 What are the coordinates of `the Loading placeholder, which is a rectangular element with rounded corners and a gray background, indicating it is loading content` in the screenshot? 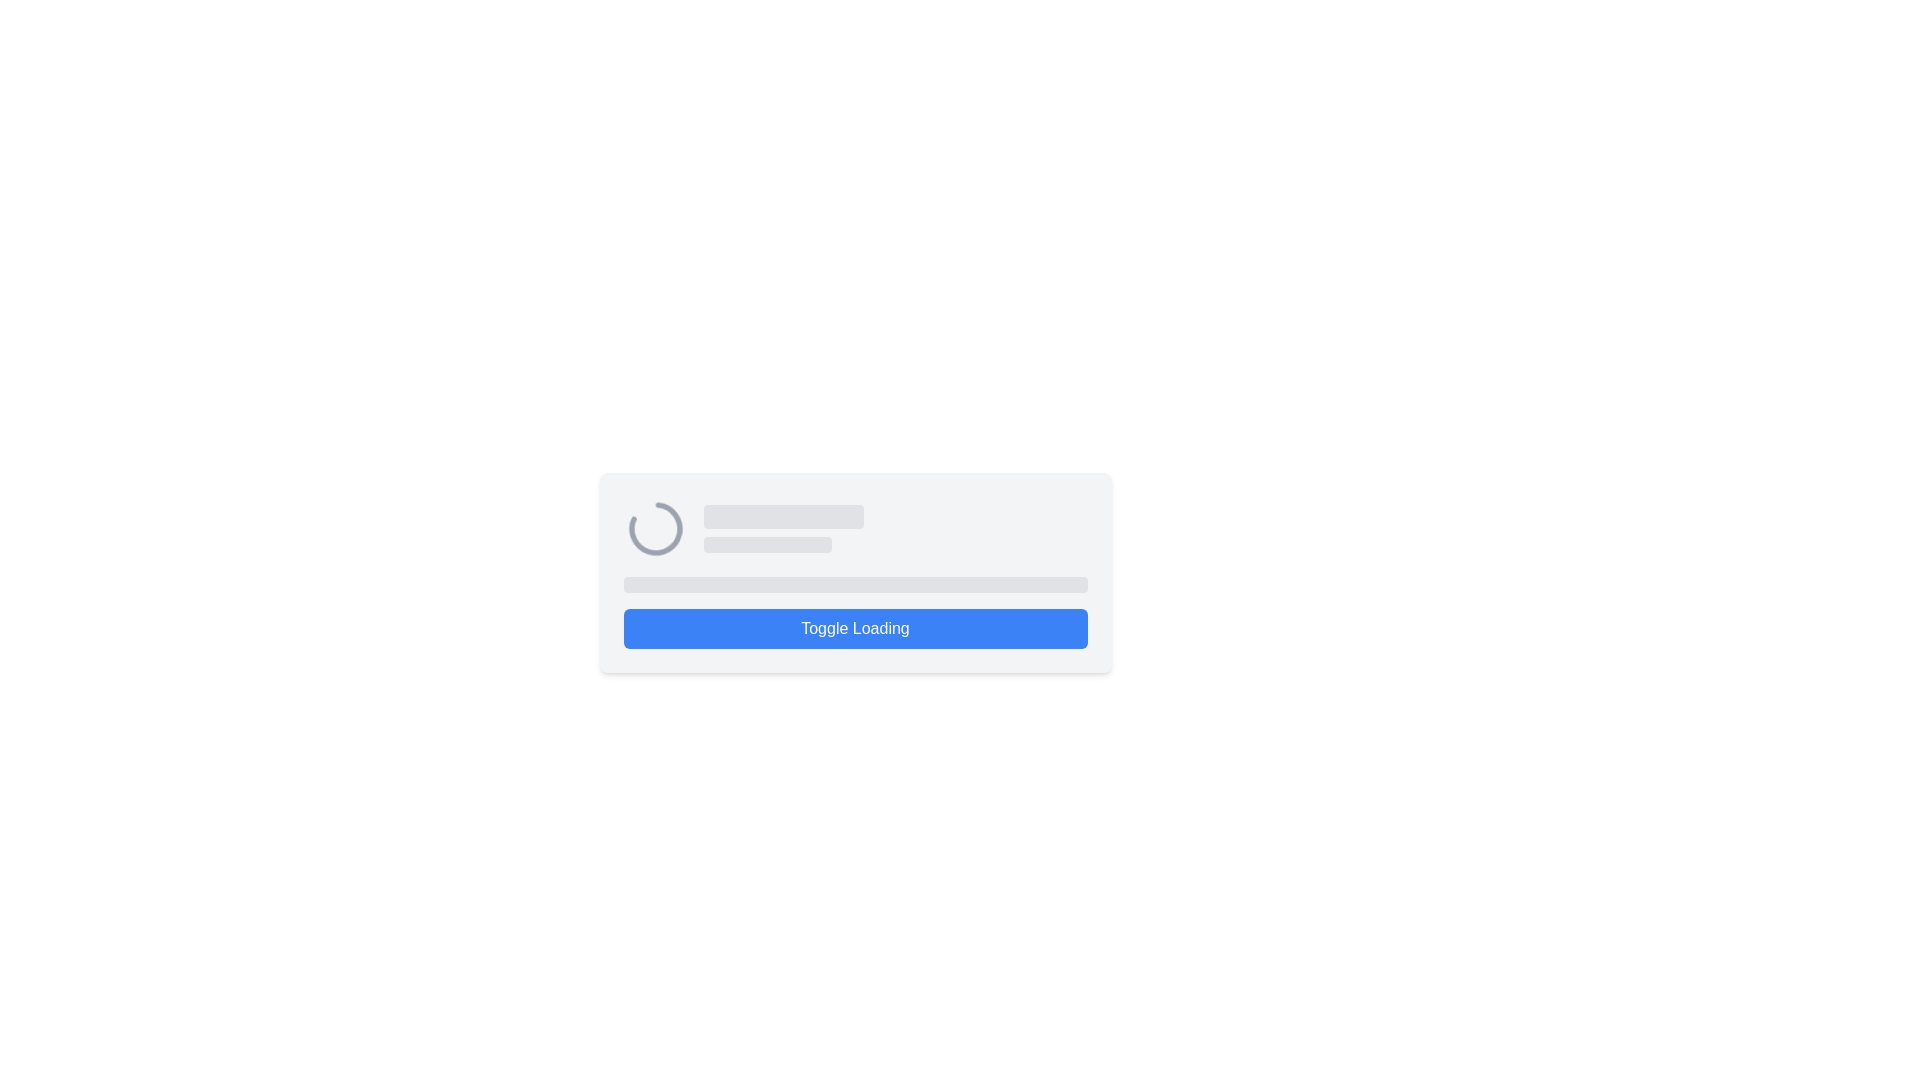 It's located at (766, 544).